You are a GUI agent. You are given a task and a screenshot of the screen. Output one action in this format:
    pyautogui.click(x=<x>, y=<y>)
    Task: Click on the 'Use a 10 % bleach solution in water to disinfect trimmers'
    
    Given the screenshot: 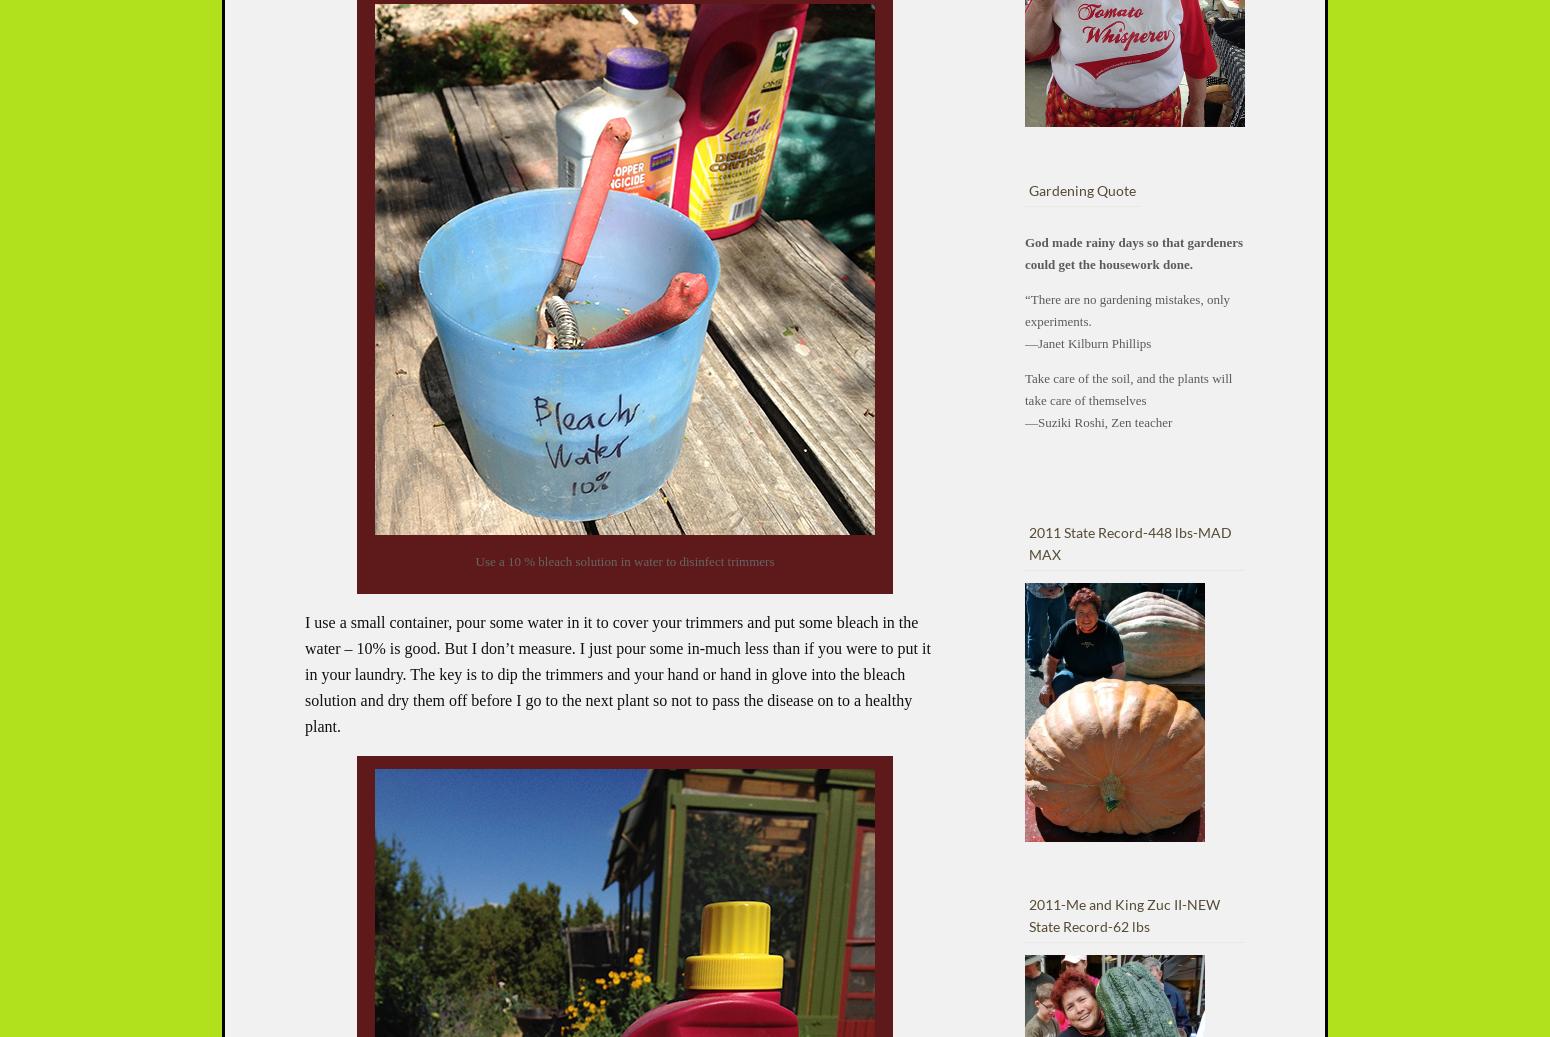 What is the action you would take?
    pyautogui.click(x=623, y=561)
    